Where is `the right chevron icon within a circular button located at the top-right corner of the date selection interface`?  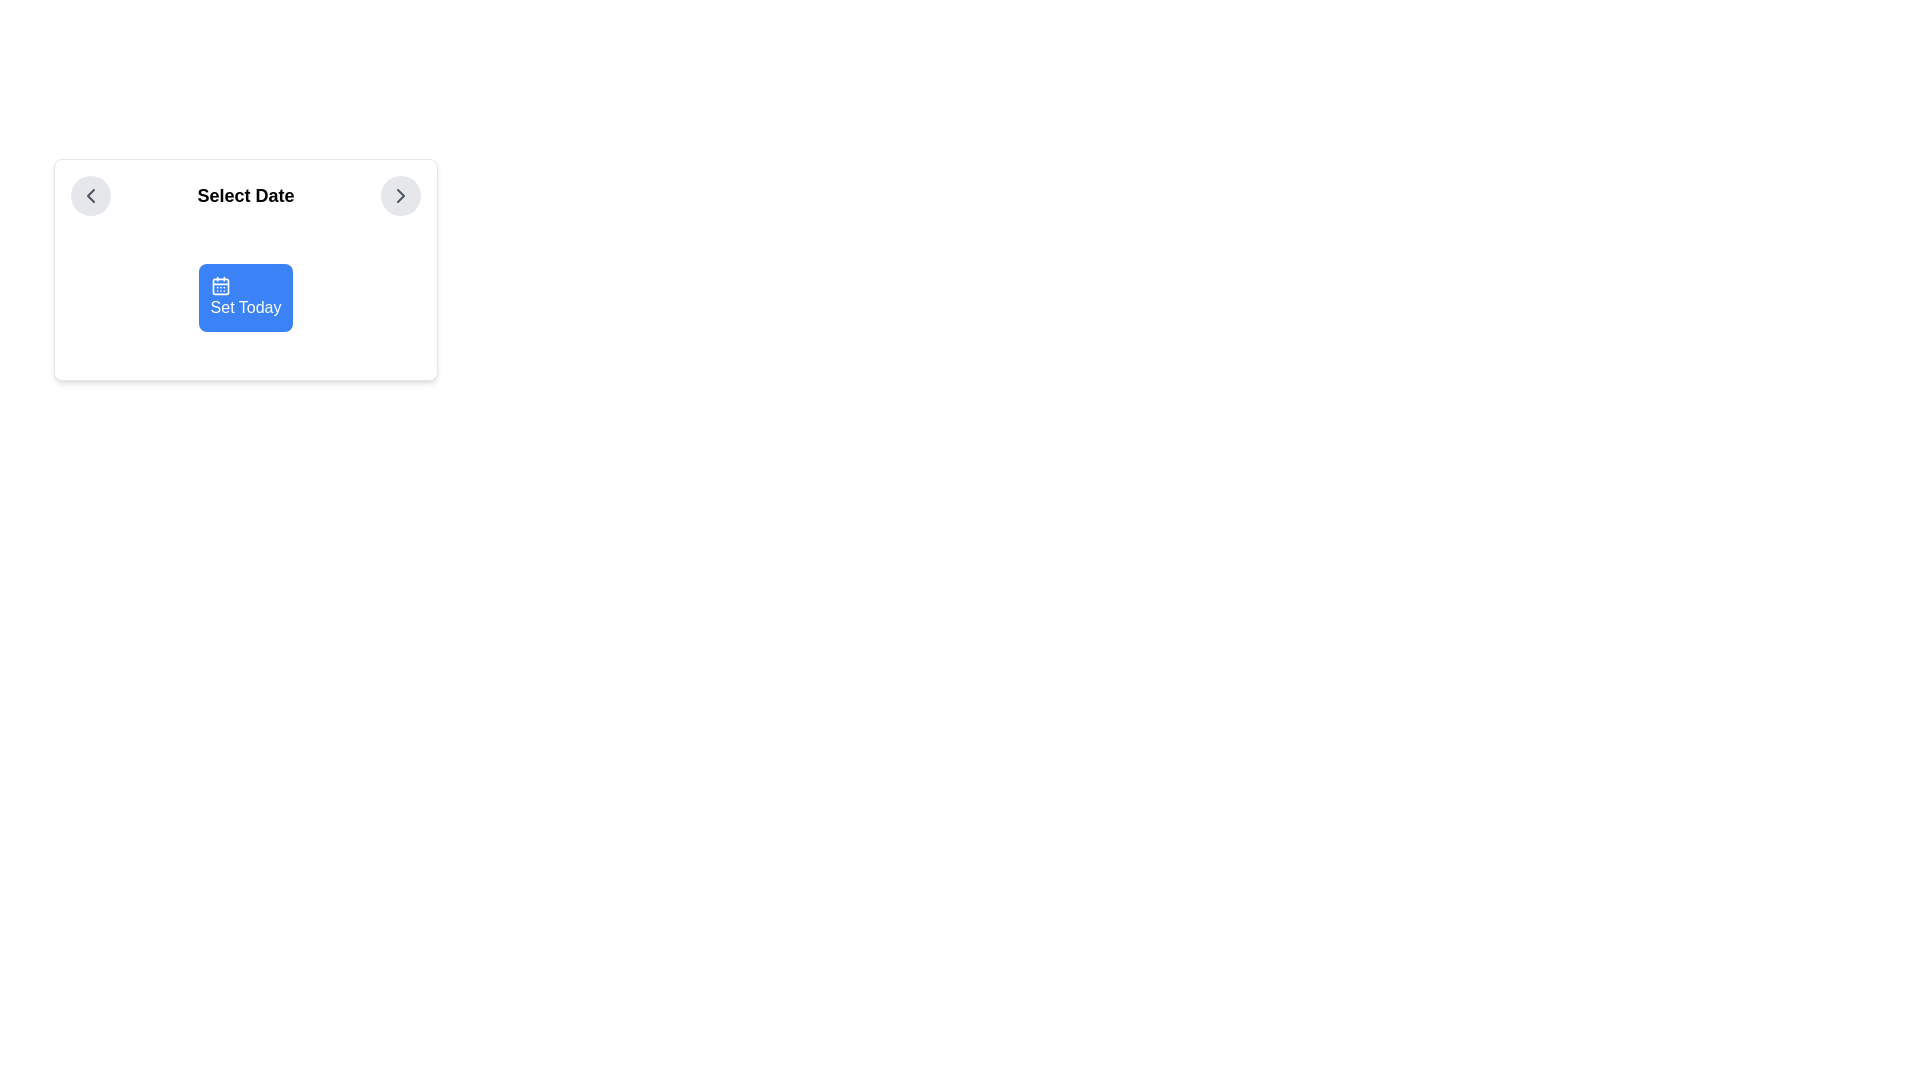 the right chevron icon within a circular button located at the top-right corner of the date selection interface is located at coordinates (400, 196).